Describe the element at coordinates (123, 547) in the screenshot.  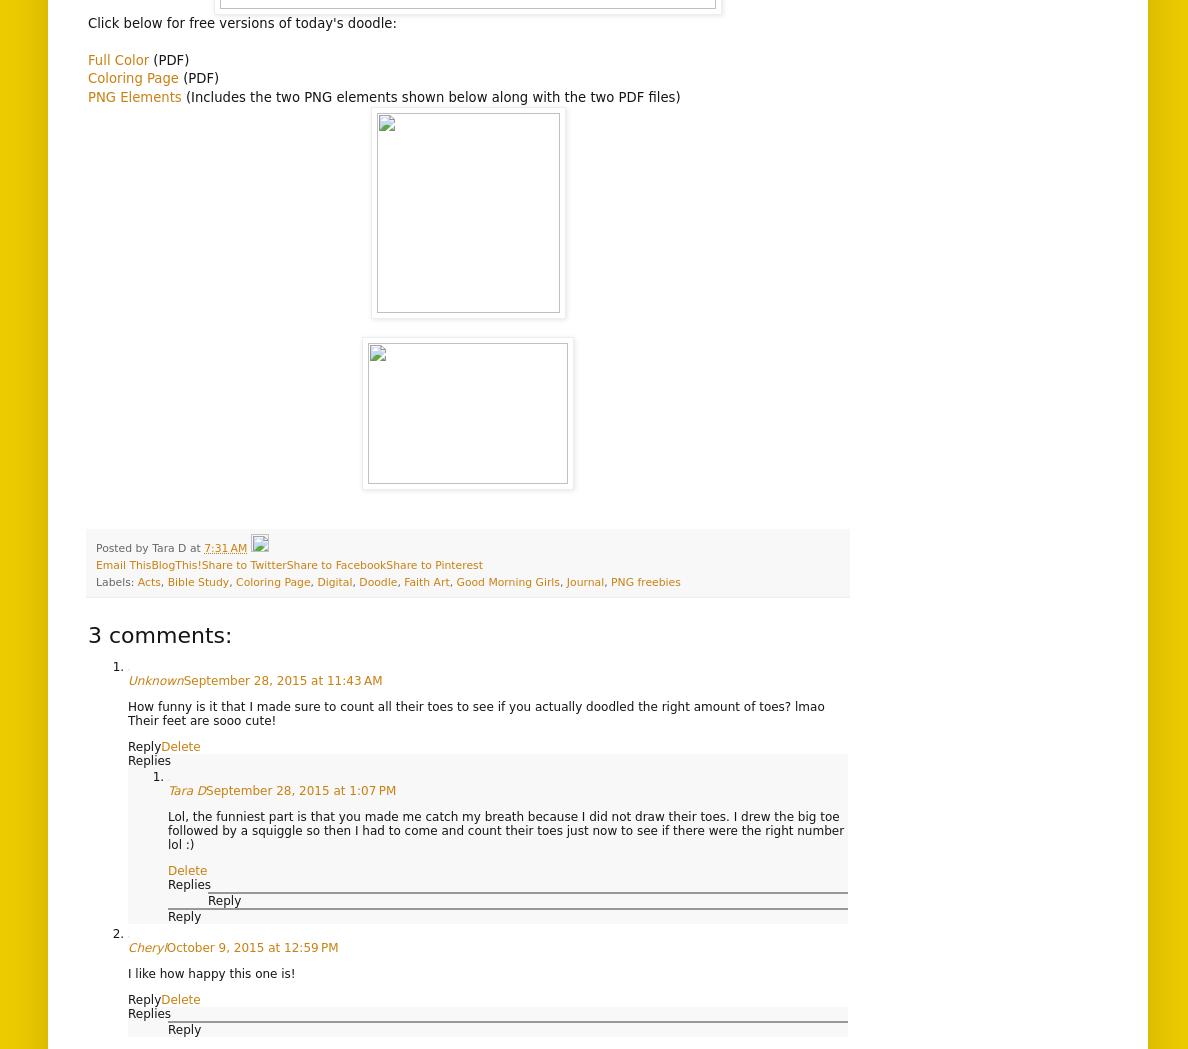
I see `'Posted by'` at that location.